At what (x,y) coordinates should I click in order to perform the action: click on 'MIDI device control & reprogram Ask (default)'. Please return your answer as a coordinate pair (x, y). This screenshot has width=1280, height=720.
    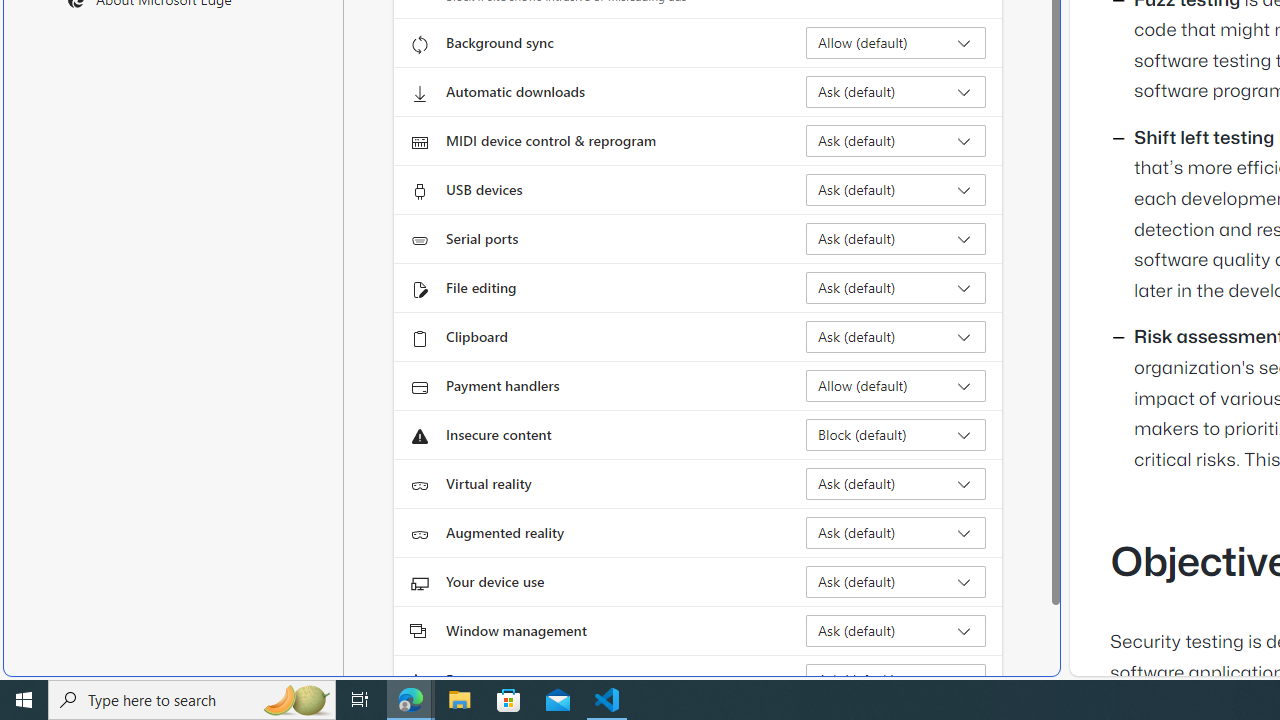
    Looking at the image, I should click on (895, 140).